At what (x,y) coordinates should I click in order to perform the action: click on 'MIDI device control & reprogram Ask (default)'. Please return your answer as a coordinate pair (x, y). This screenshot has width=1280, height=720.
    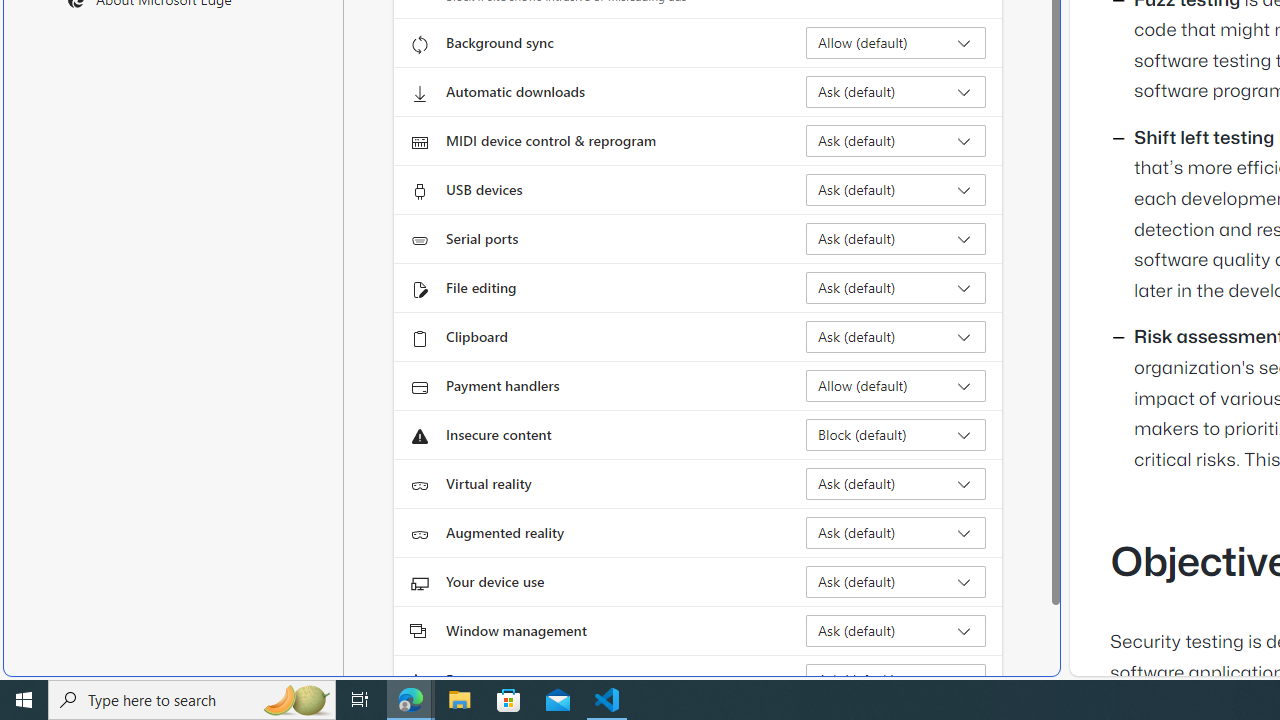
    Looking at the image, I should click on (895, 140).